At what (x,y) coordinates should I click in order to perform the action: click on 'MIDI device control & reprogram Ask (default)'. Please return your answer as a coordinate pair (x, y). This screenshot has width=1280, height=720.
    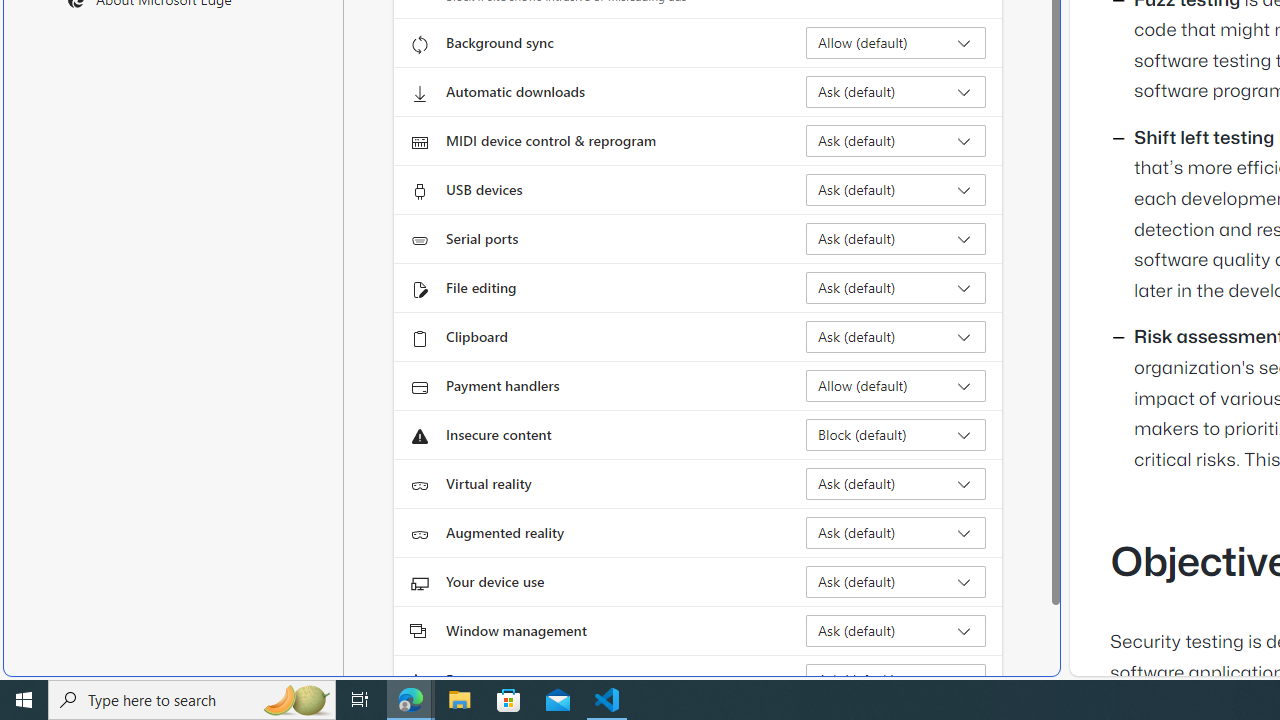
    Looking at the image, I should click on (895, 140).